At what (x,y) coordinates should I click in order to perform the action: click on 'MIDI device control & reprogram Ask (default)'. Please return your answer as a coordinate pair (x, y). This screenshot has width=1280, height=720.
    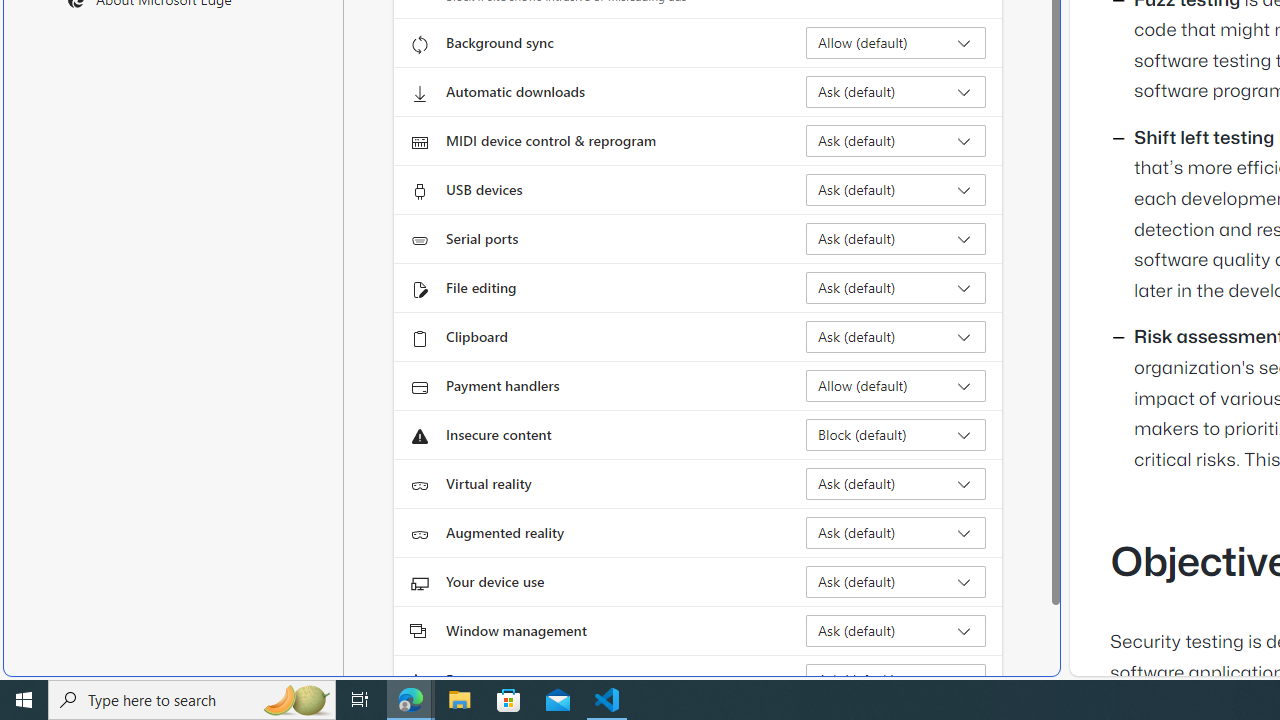
    Looking at the image, I should click on (895, 140).